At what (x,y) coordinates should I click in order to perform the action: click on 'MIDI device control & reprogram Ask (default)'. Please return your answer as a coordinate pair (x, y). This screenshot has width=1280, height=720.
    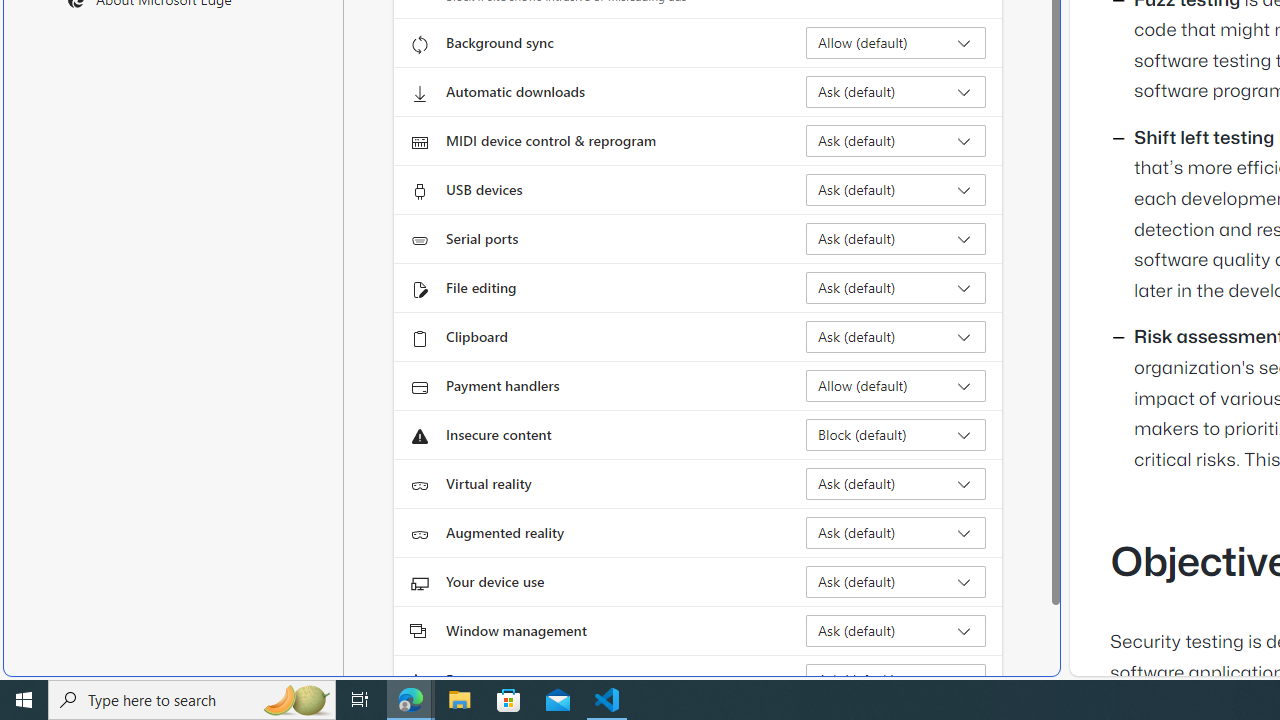
    Looking at the image, I should click on (895, 140).